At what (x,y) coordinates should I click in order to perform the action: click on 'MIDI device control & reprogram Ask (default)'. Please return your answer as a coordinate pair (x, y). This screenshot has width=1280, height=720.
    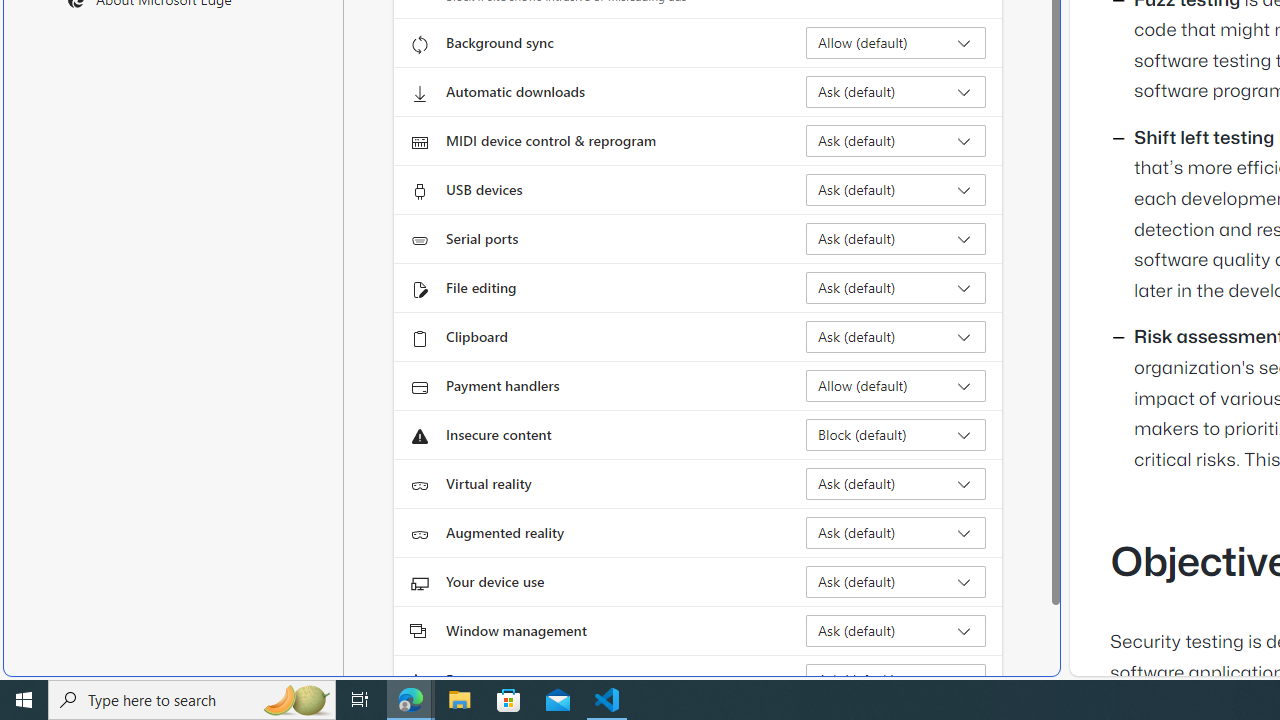
    Looking at the image, I should click on (895, 140).